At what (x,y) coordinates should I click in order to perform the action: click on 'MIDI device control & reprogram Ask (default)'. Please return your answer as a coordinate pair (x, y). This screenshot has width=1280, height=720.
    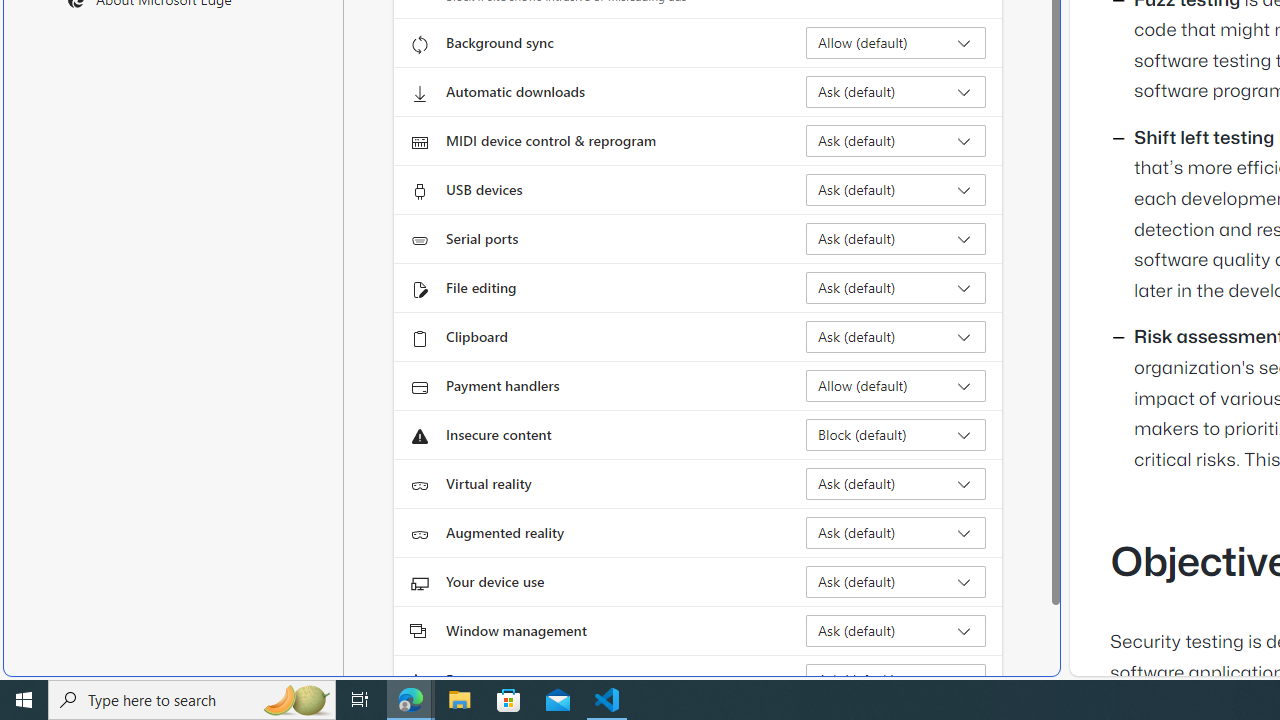
    Looking at the image, I should click on (895, 140).